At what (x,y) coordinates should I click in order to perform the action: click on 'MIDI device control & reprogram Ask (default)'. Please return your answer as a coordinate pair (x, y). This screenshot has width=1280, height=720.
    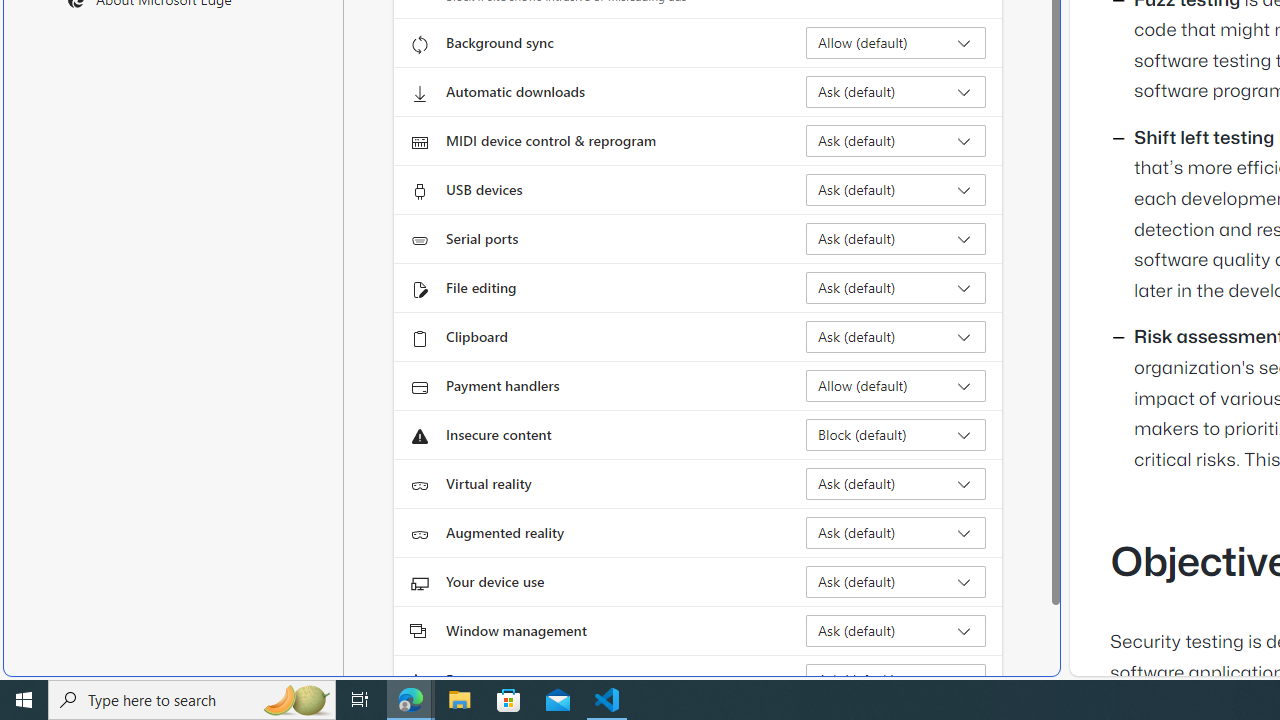
    Looking at the image, I should click on (895, 140).